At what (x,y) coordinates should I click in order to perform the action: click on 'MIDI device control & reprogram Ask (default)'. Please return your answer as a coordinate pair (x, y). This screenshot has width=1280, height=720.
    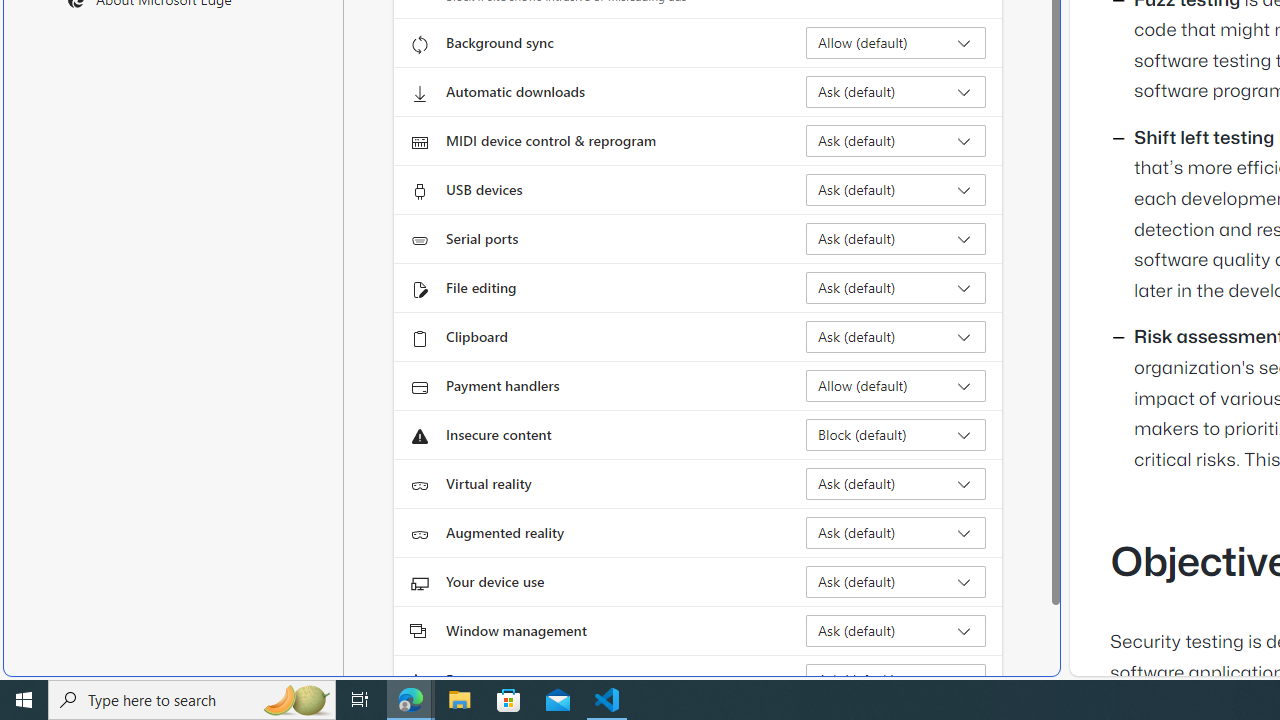
    Looking at the image, I should click on (895, 140).